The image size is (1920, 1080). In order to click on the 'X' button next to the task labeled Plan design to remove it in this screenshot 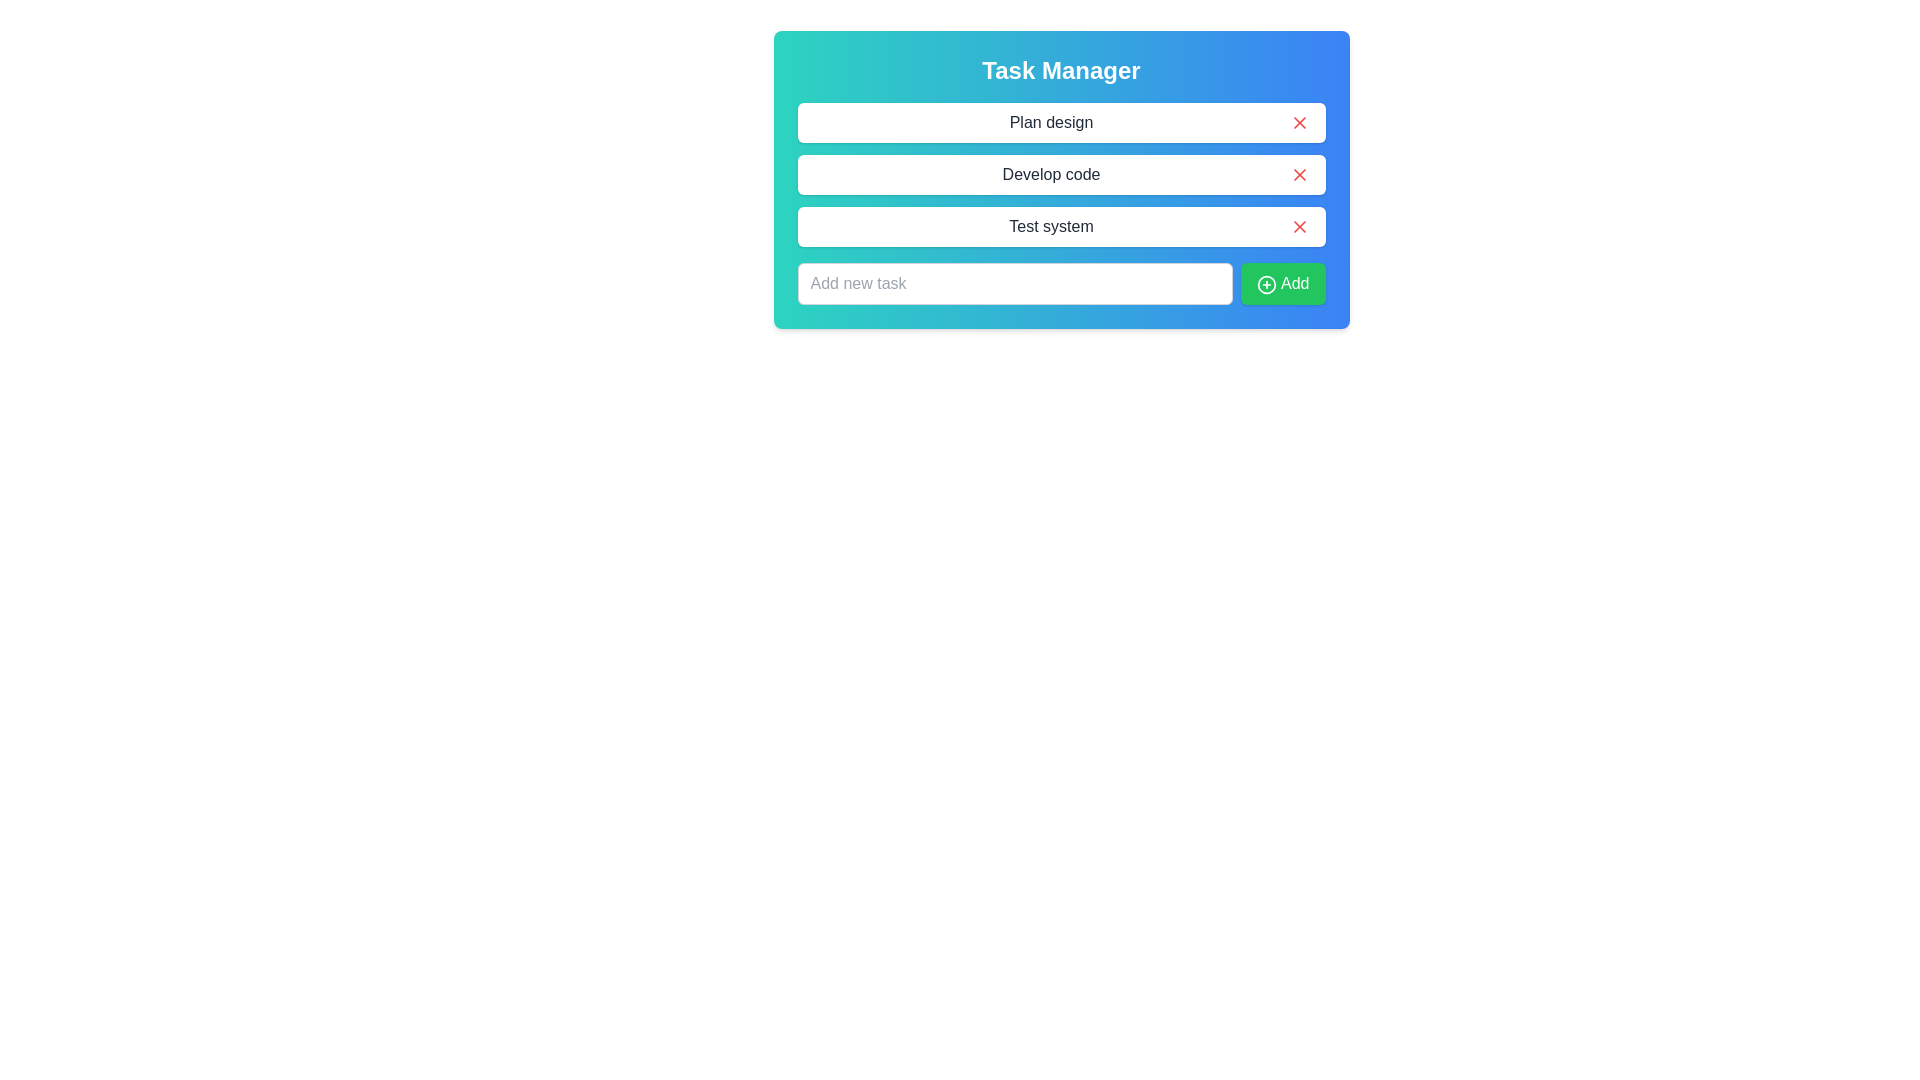, I will do `click(1299, 123)`.